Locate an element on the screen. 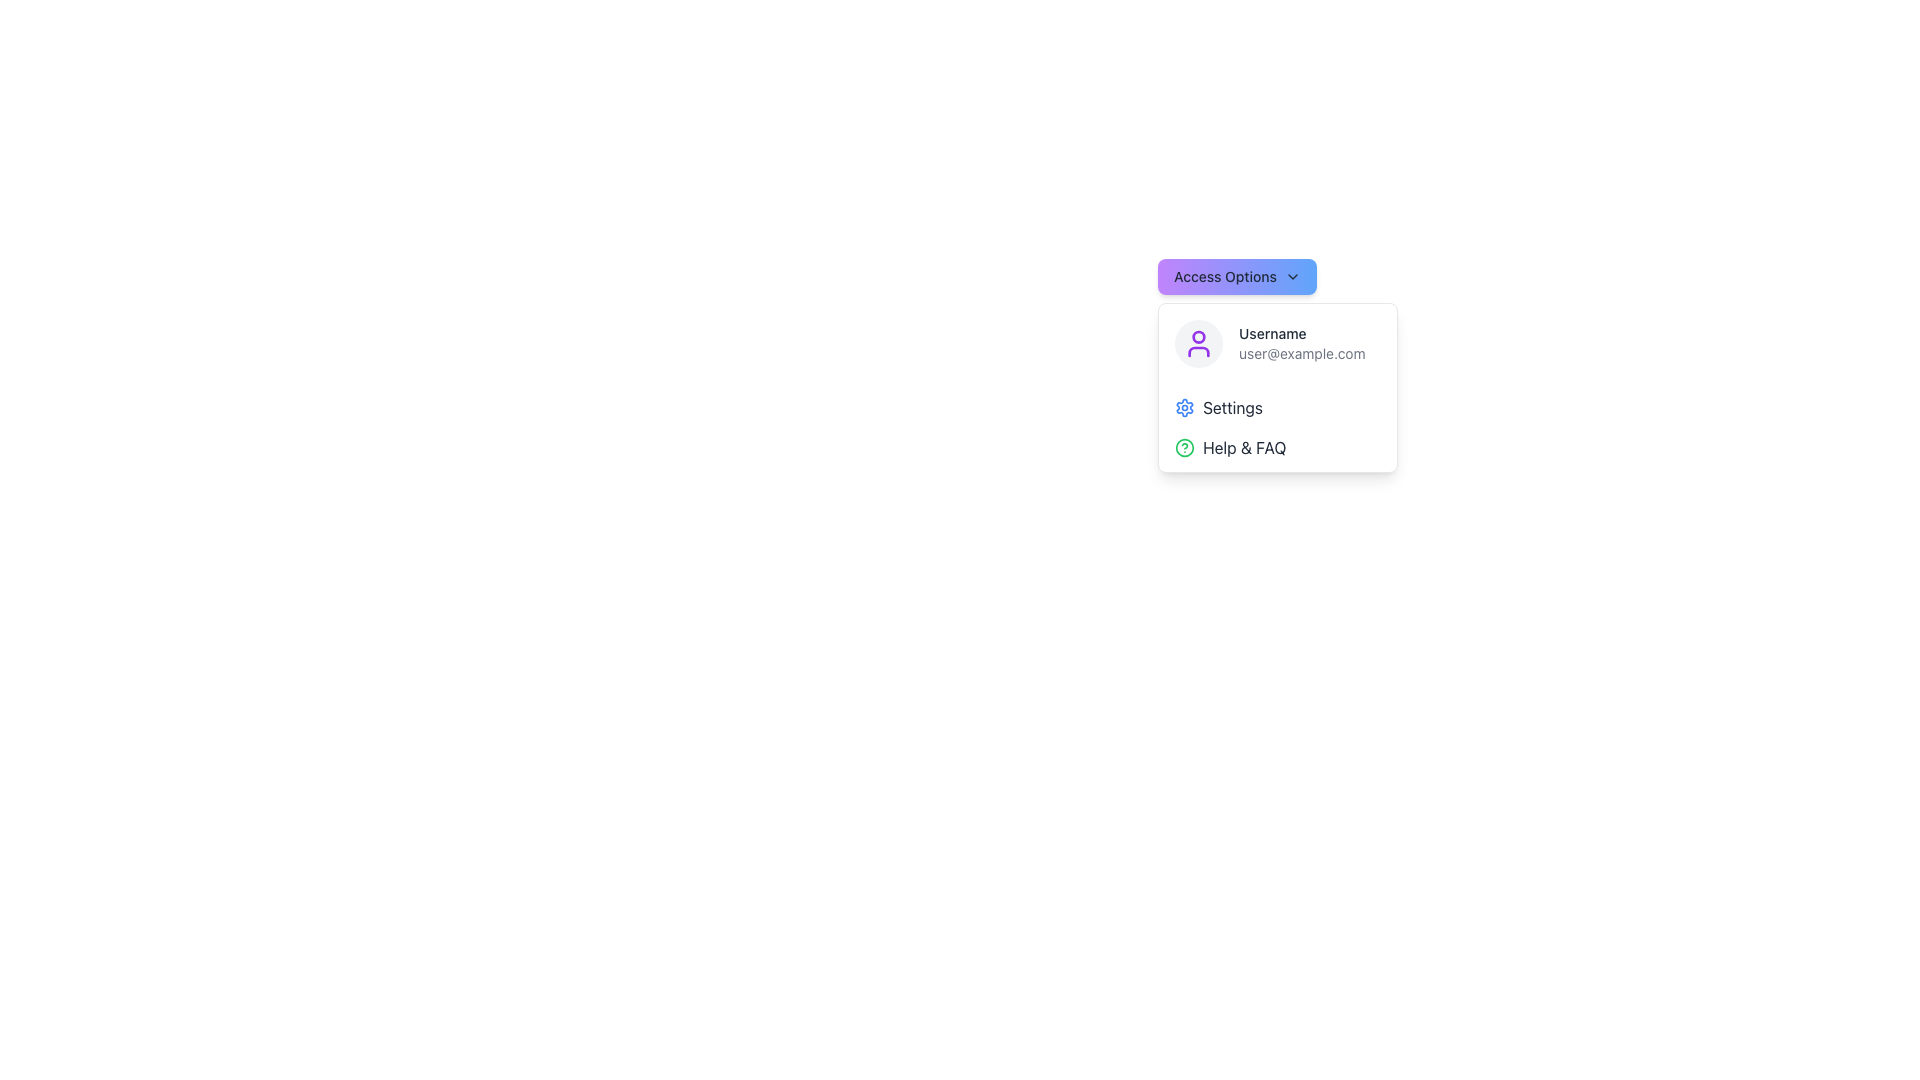 The width and height of the screenshot is (1920, 1080). the gear icon representing settings, which is located to the left of the 'Settings' text label in the vertical dropdown menu is located at coordinates (1185, 407).